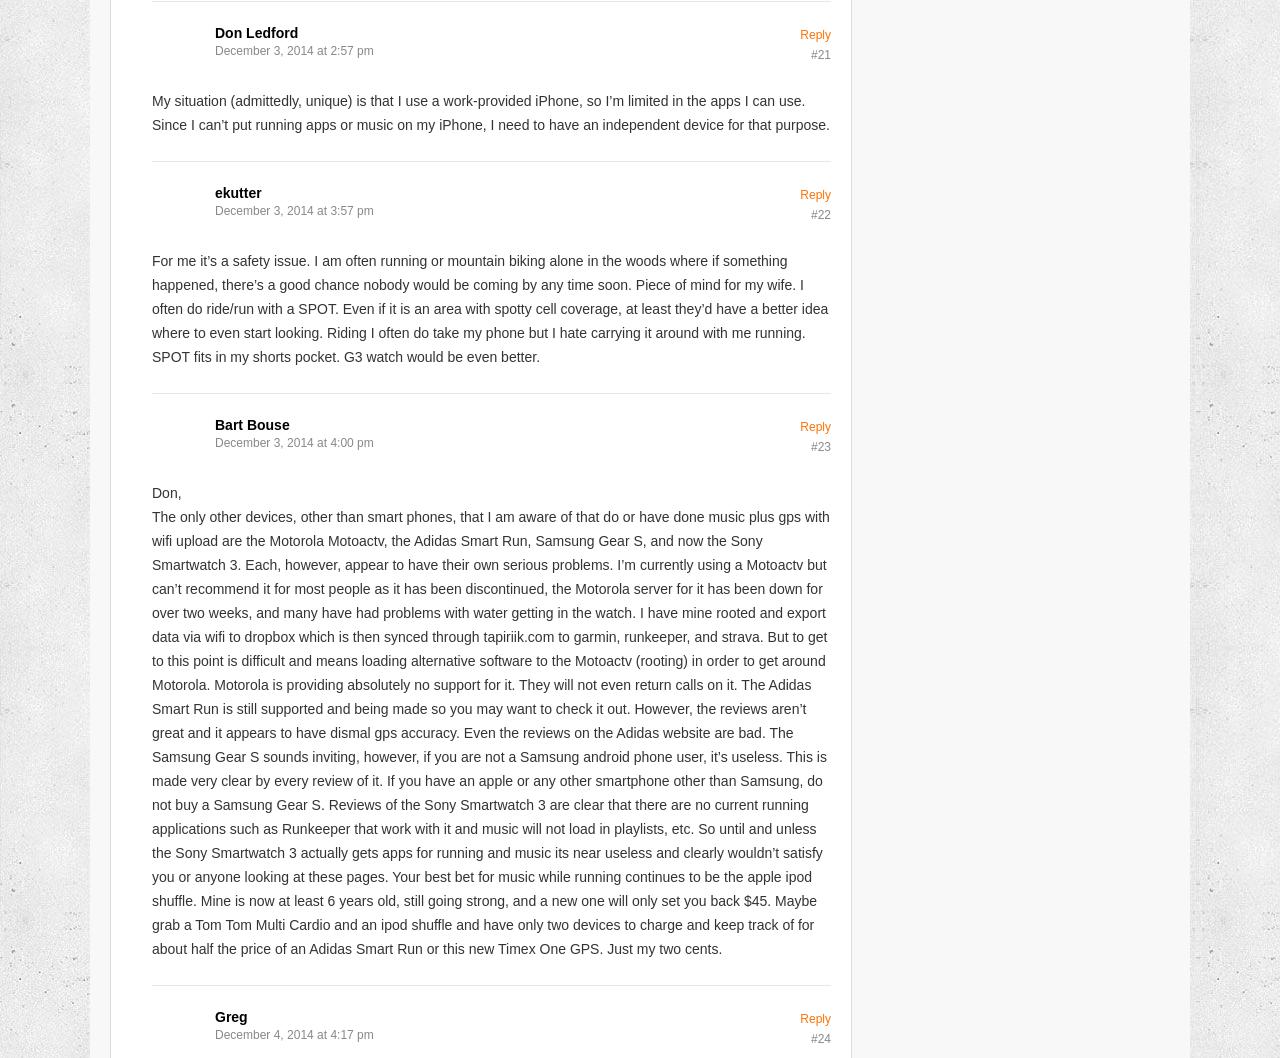 The image size is (1280, 1058). I want to click on 'Bart Bouse', so click(251, 424).